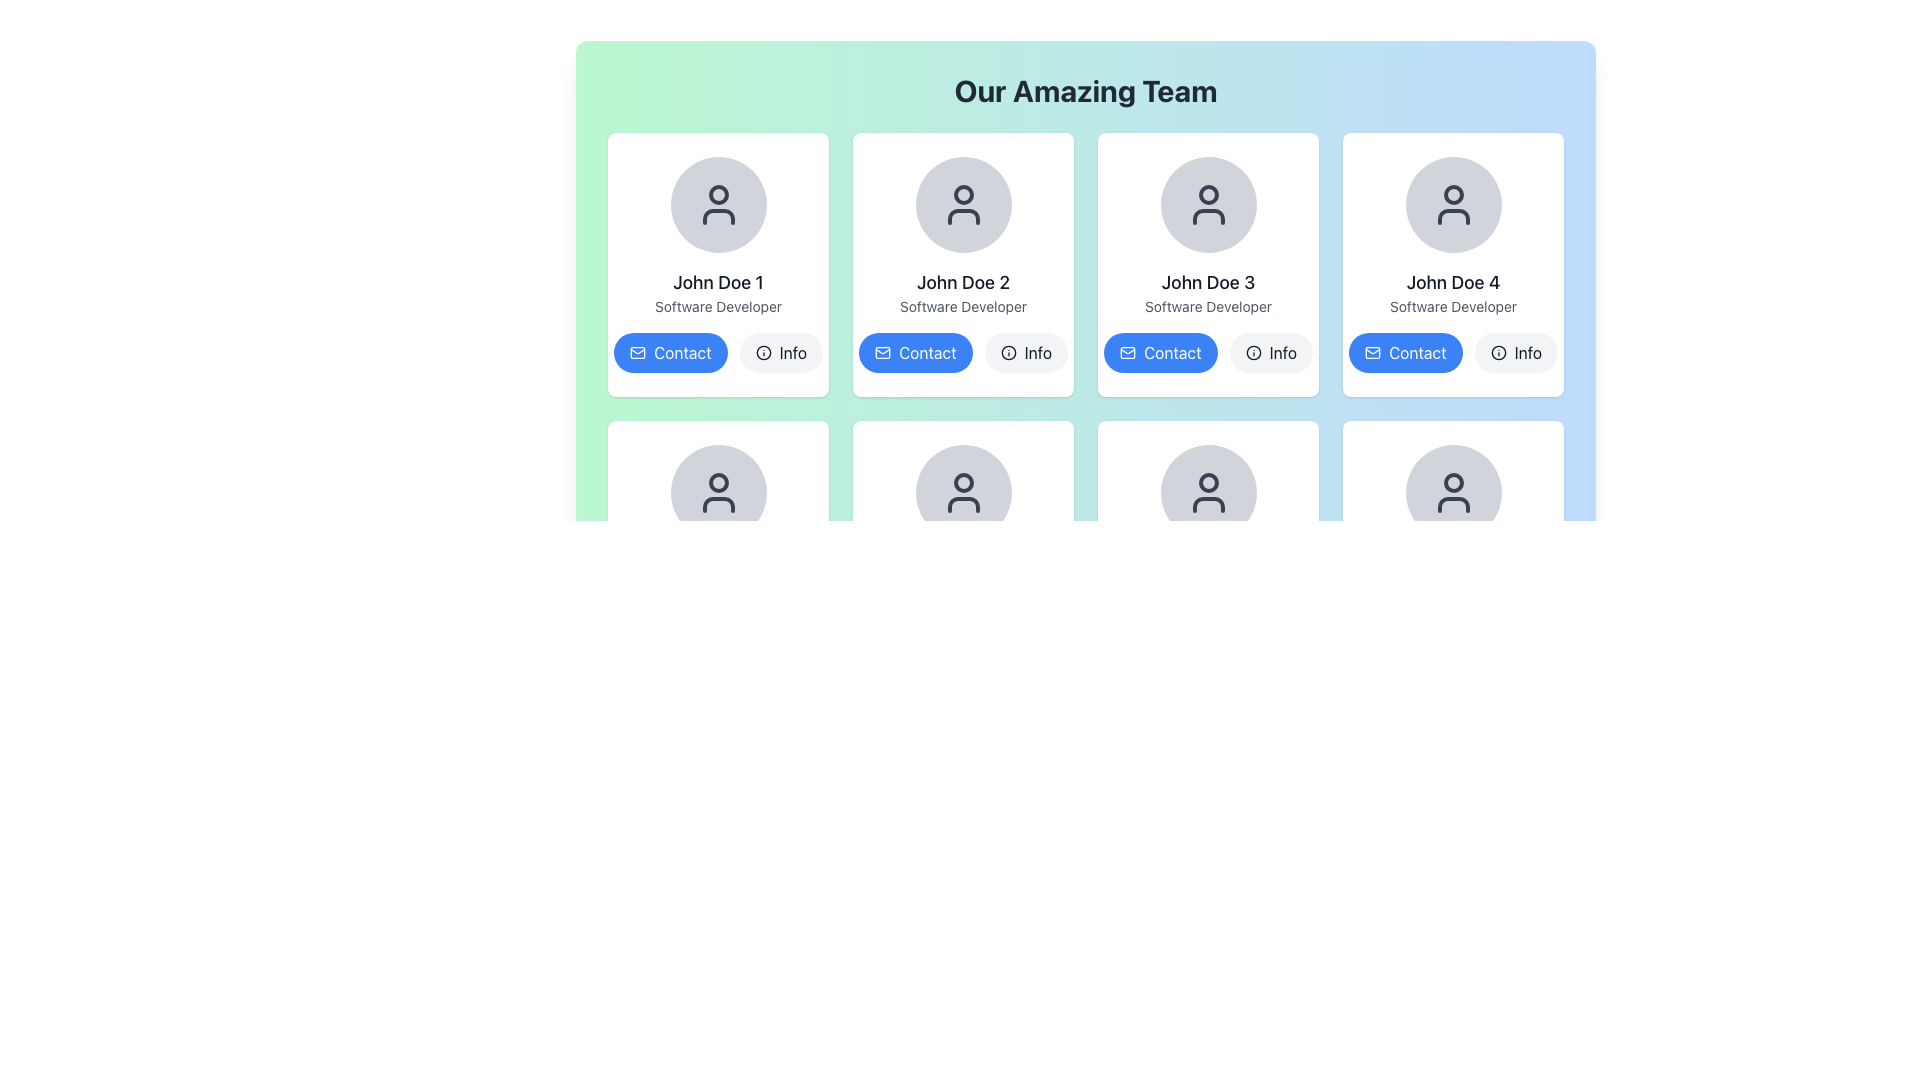 The width and height of the screenshot is (1920, 1080). I want to click on the title text label in the fourth profile card located in the top row of the grid layout, so click(1453, 282).